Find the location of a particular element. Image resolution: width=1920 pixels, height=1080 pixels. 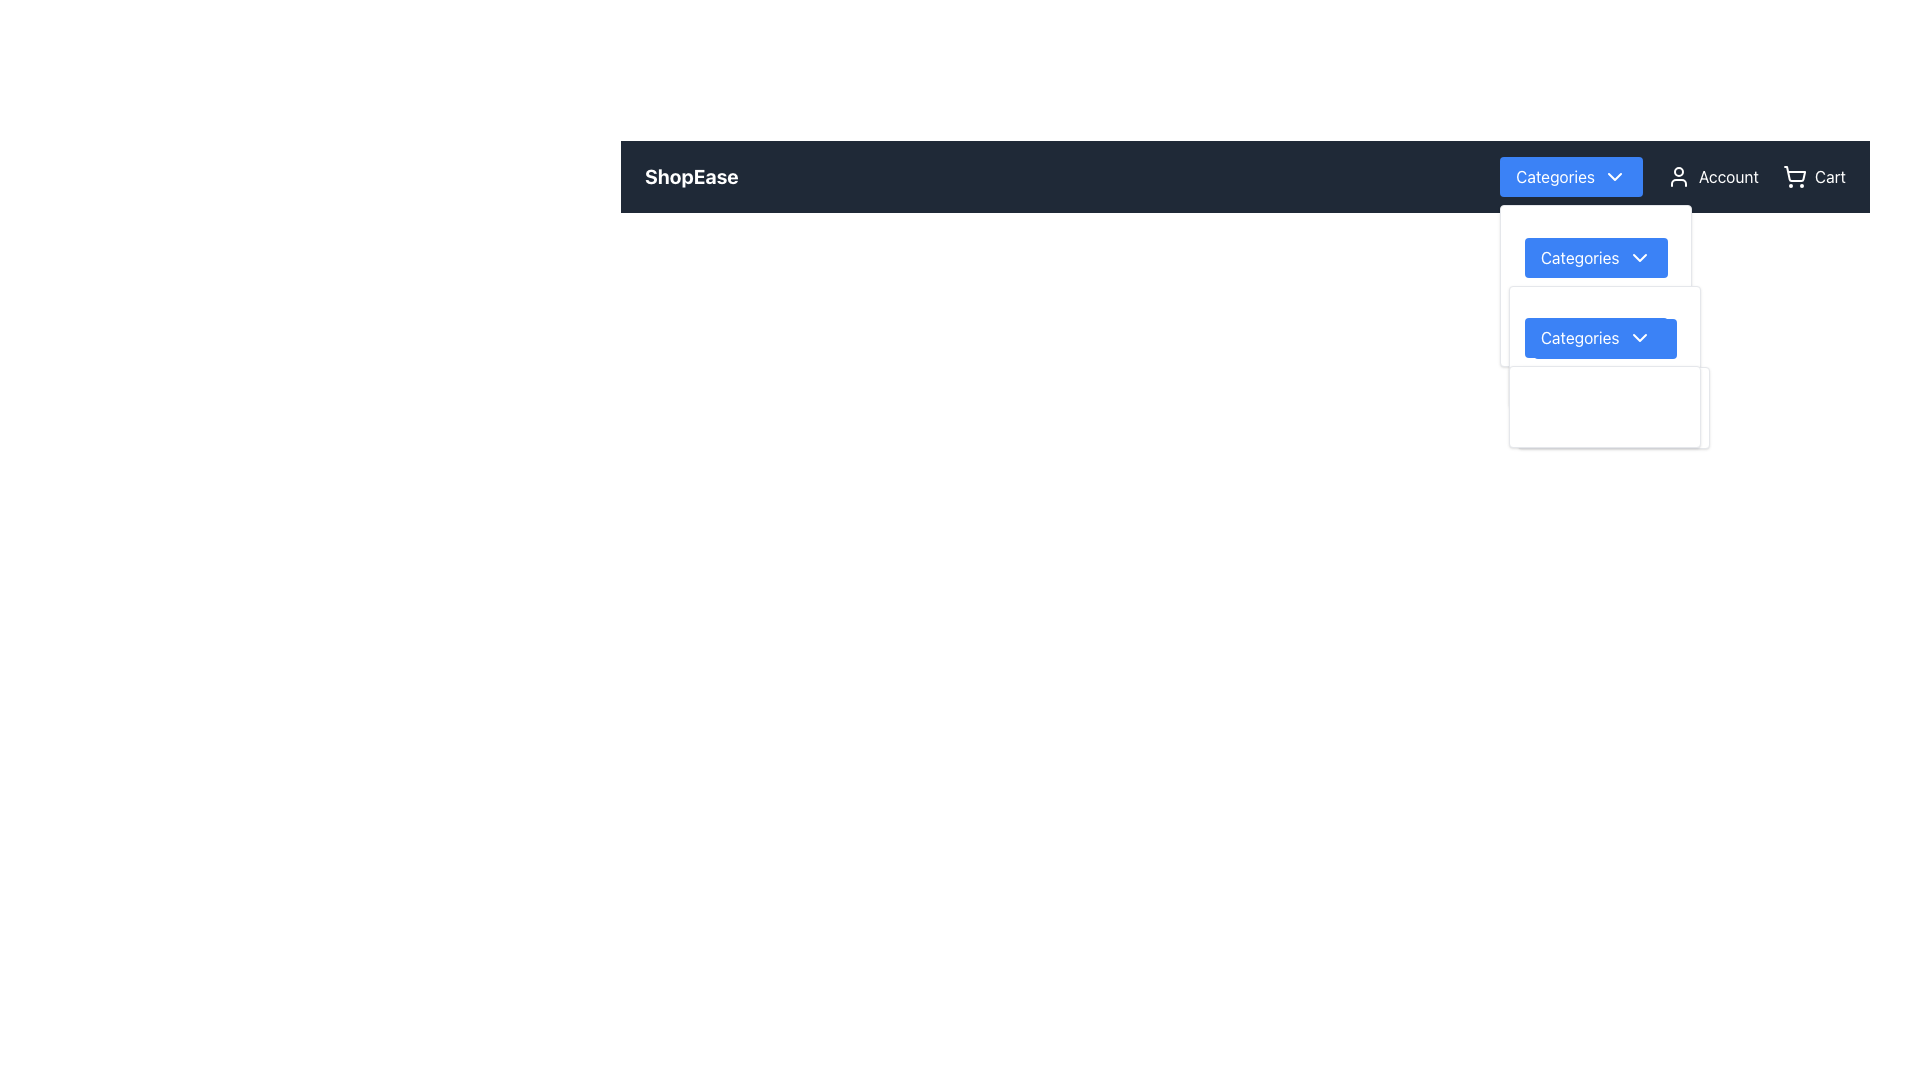

the shopping cart button located in the rightmost section of the top navigation bar is located at coordinates (1814, 176).